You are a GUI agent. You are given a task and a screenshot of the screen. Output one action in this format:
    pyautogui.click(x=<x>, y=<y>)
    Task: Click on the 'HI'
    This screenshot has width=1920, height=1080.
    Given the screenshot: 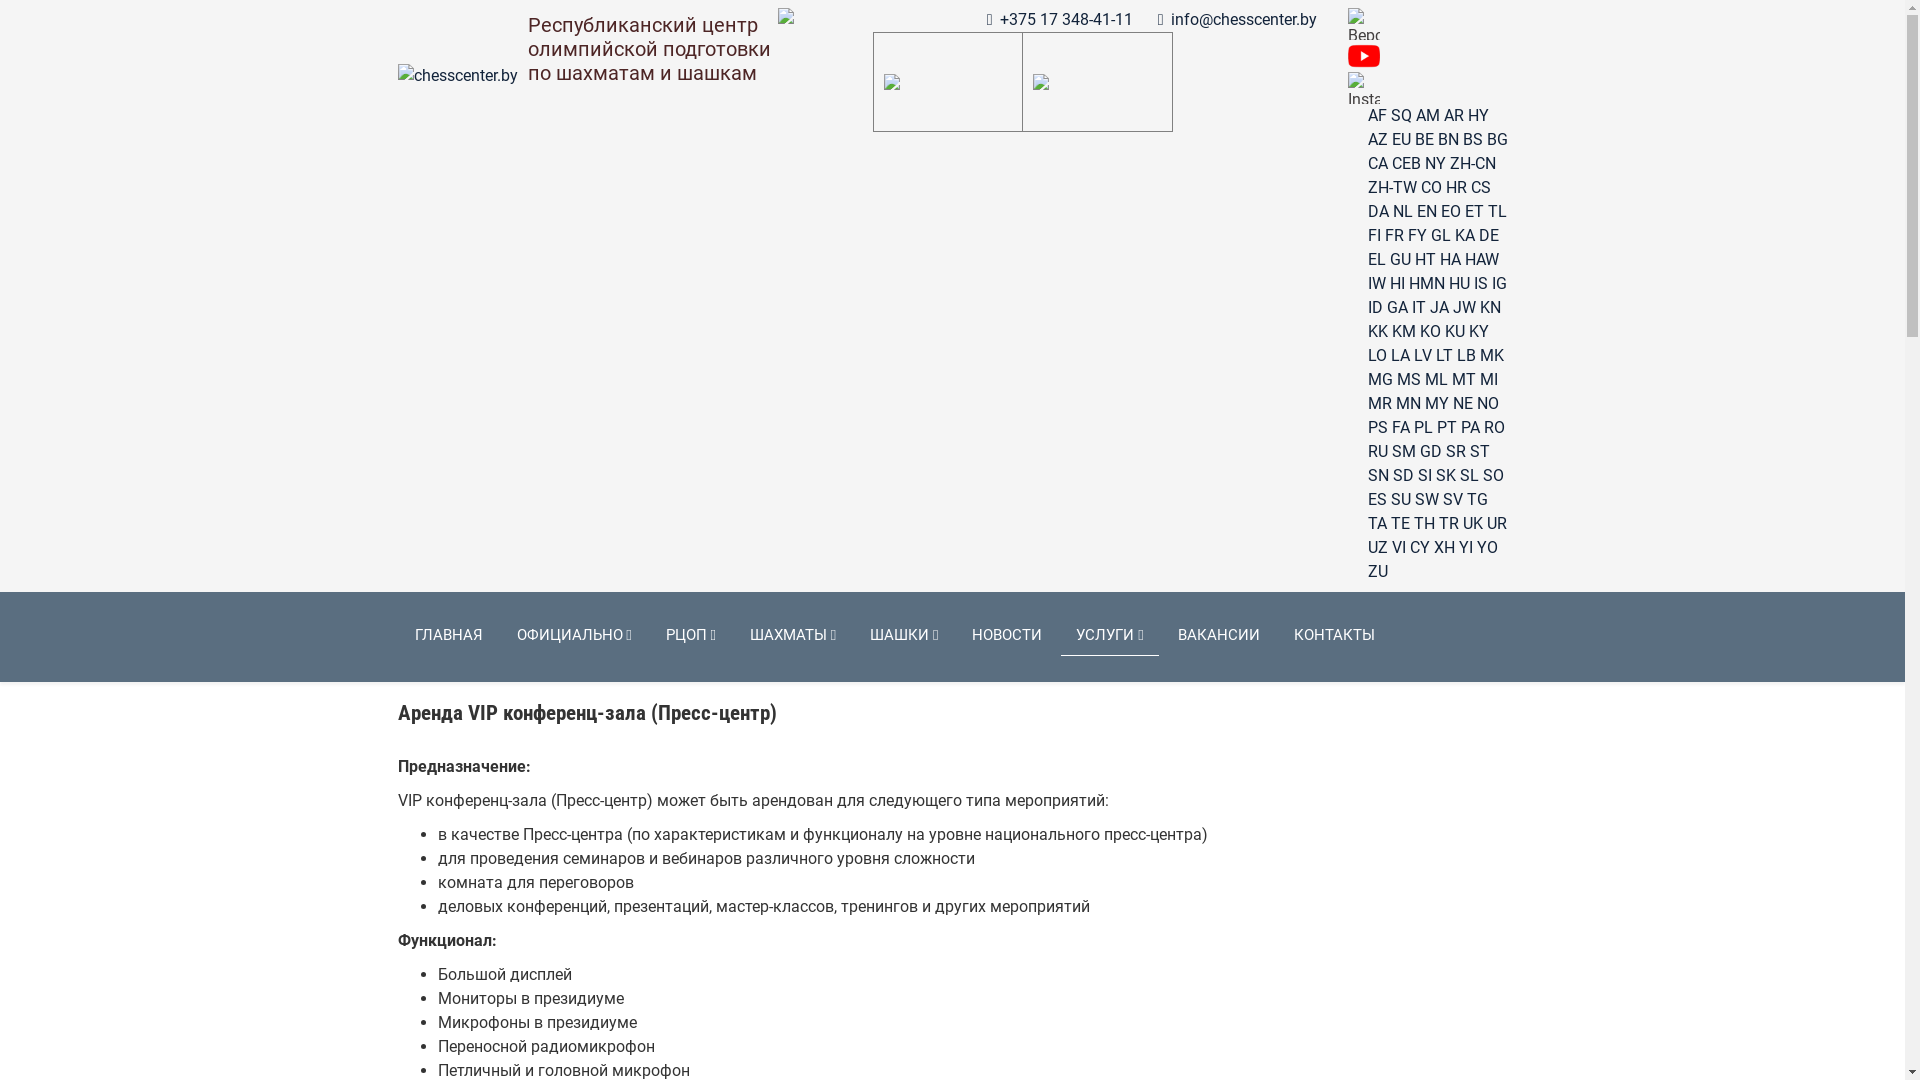 What is the action you would take?
    pyautogui.click(x=1396, y=283)
    